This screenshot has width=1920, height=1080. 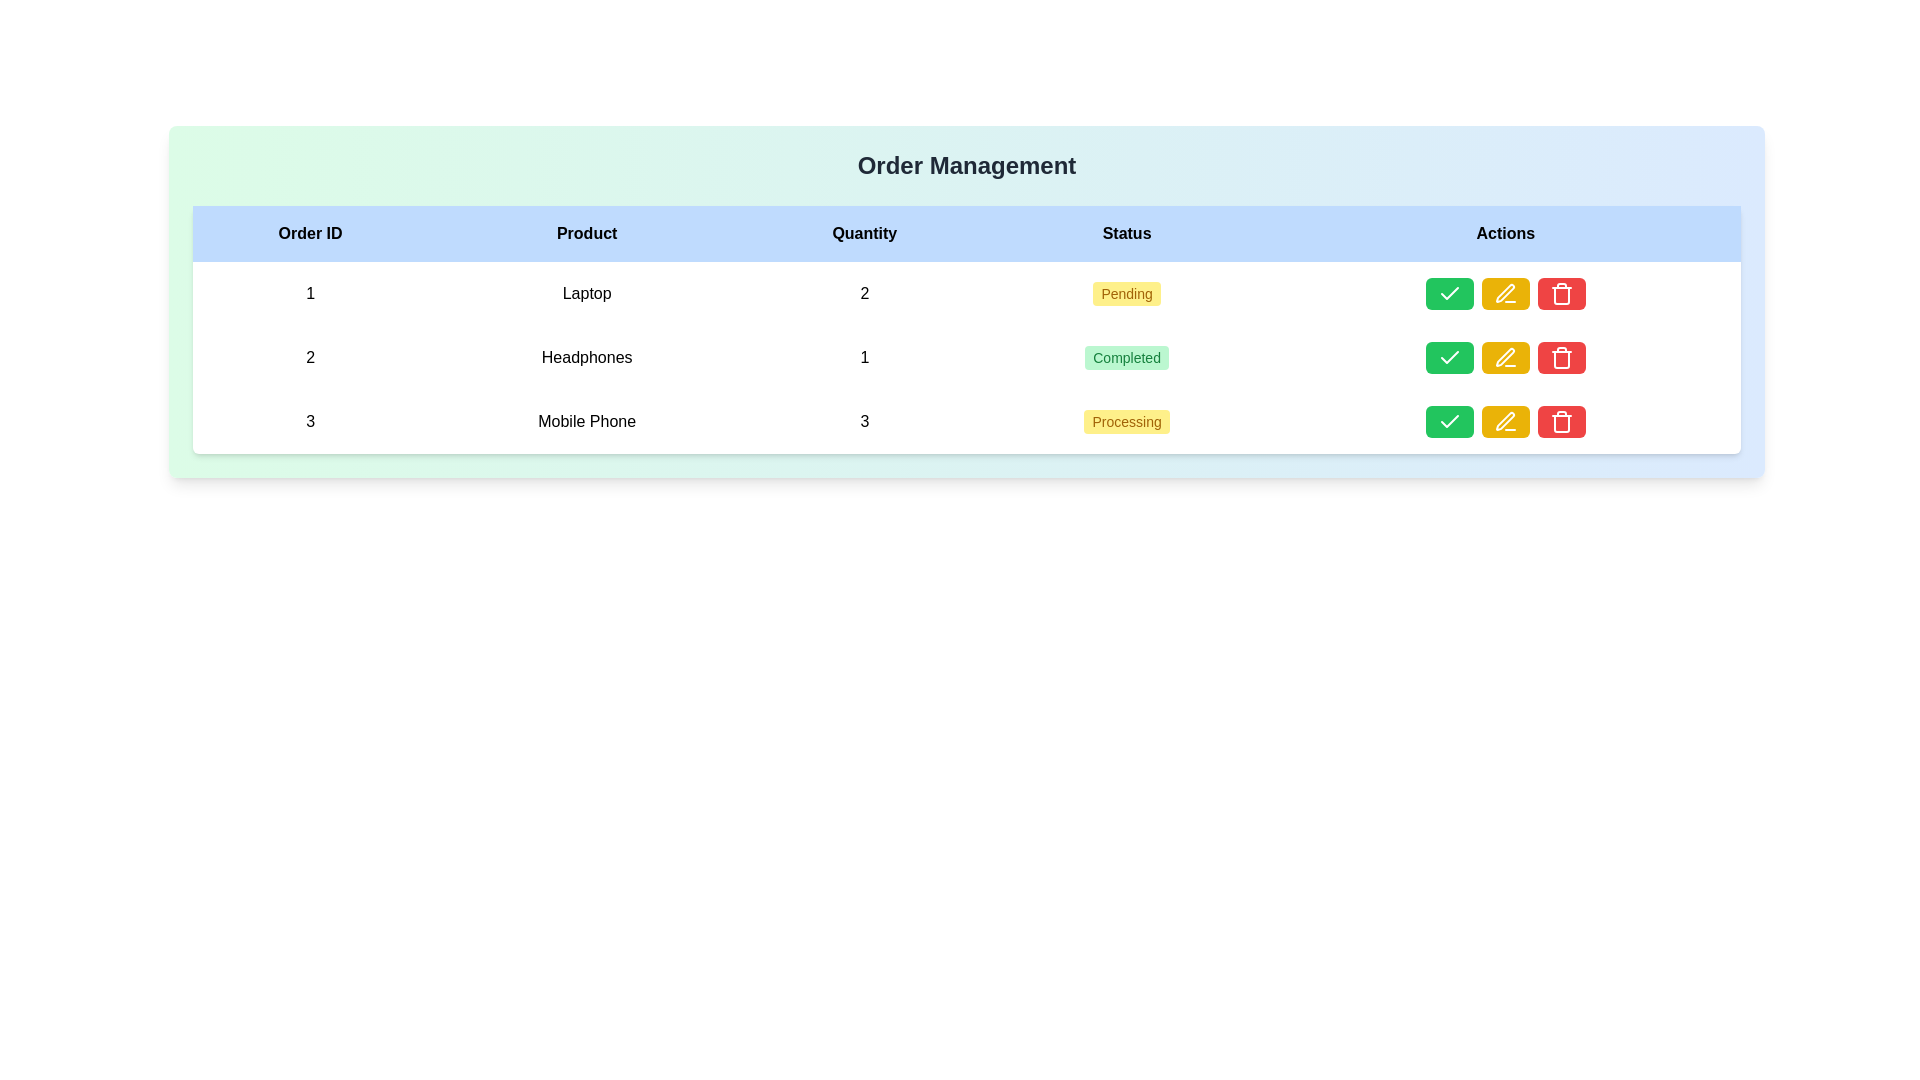 What do you see at coordinates (864, 293) in the screenshot?
I see `the centered-aligned numeral '2' in the third cell of the 'Quantity' column for 'Laptop' in the table` at bounding box center [864, 293].